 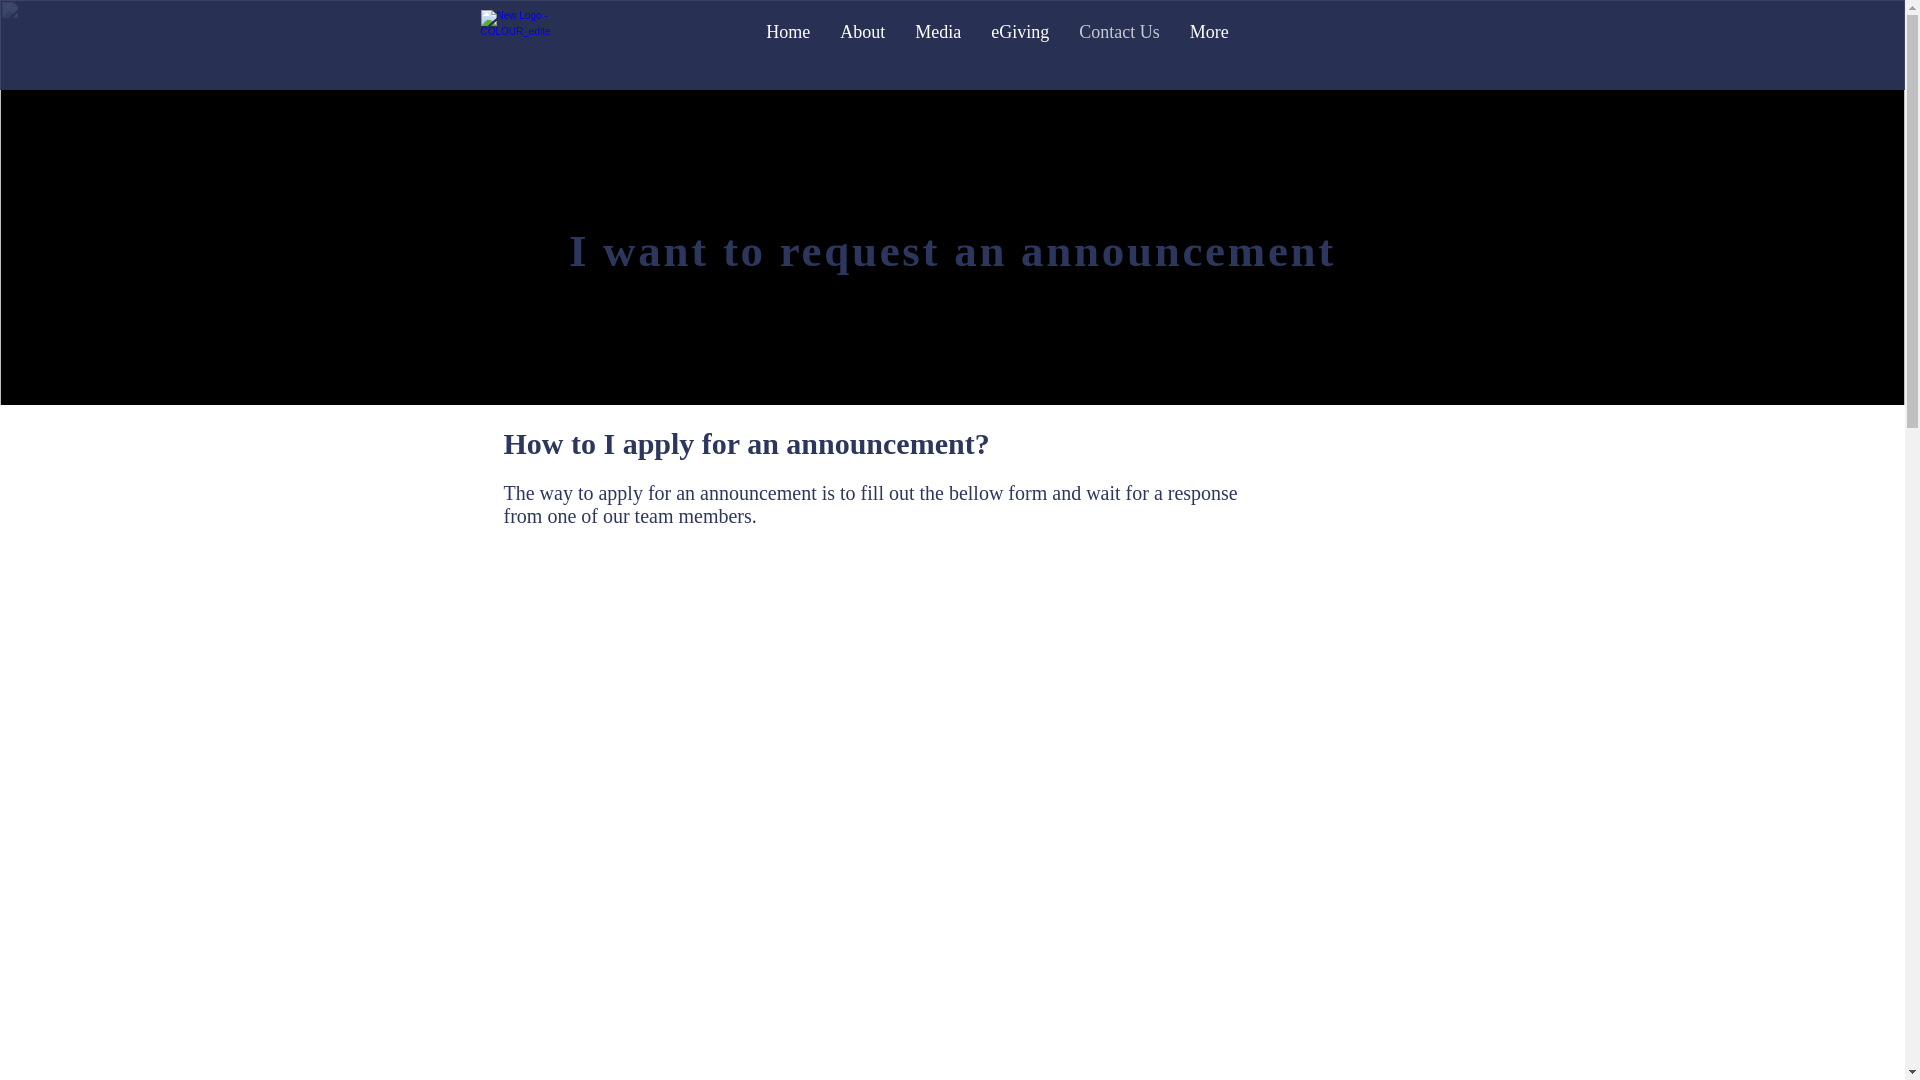 What do you see at coordinates (1019, 45) in the screenshot?
I see `'eGiving'` at bounding box center [1019, 45].